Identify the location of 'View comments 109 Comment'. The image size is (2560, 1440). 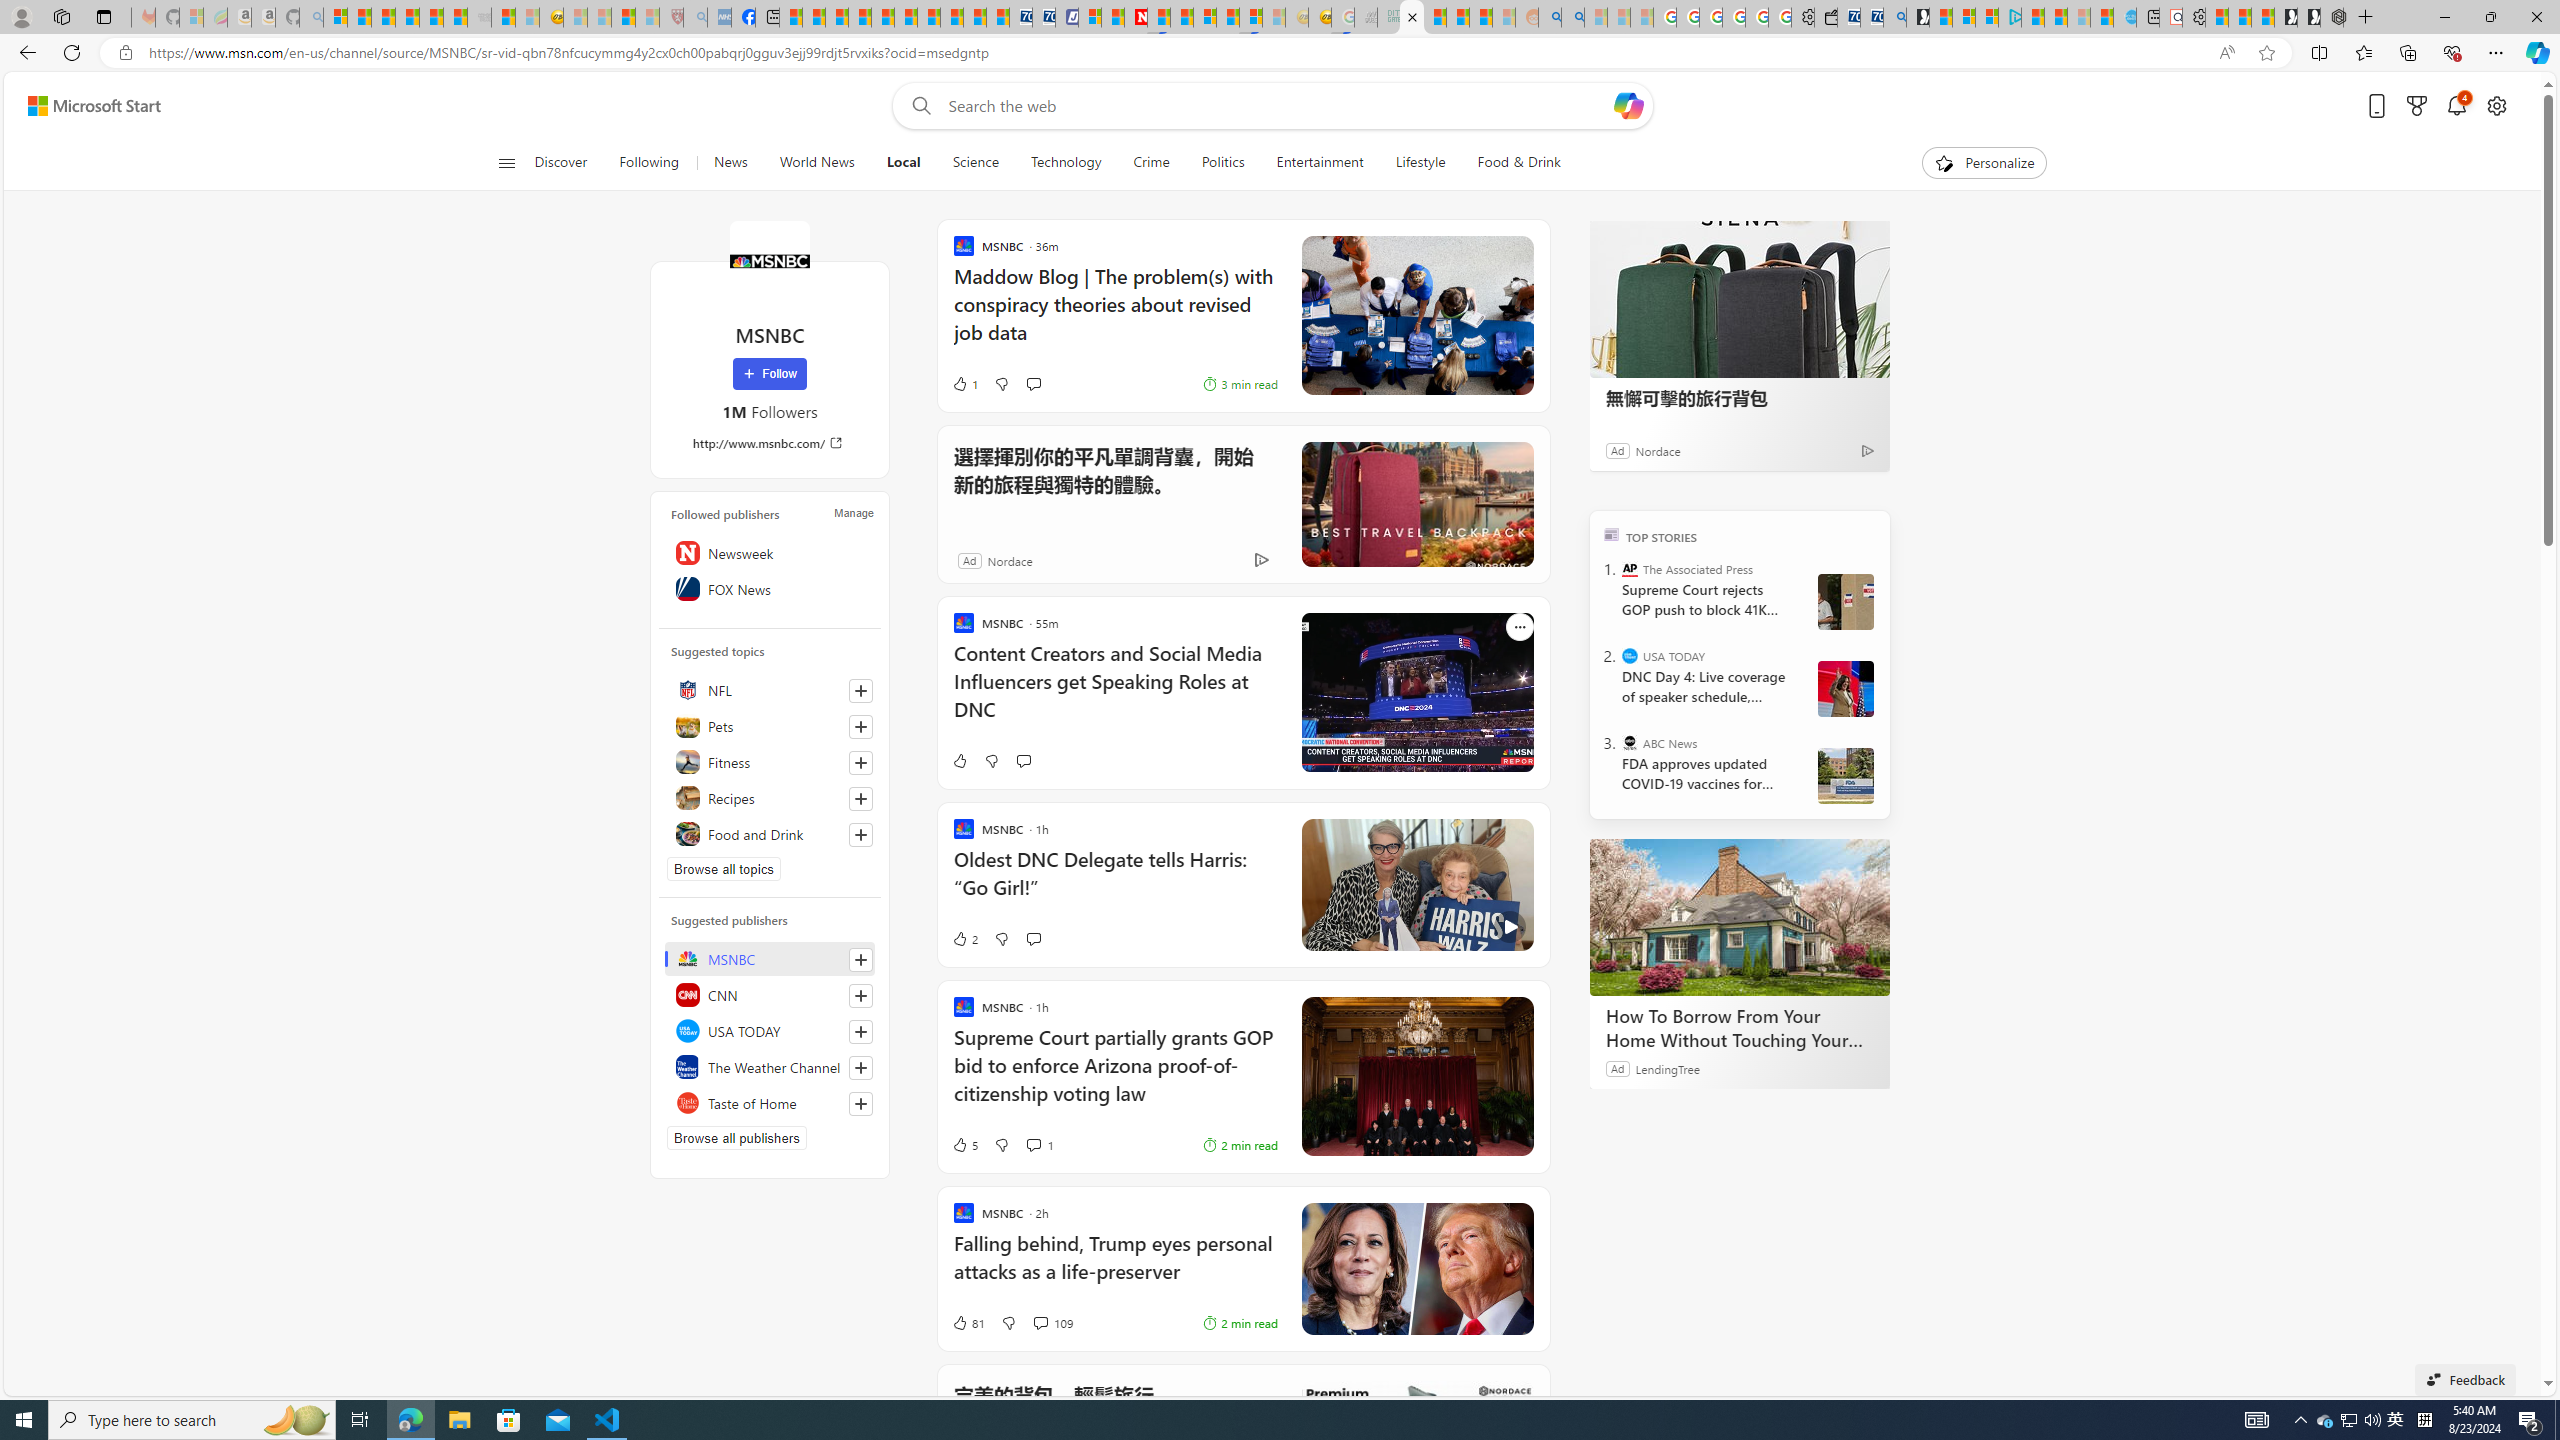
(1039, 1321).